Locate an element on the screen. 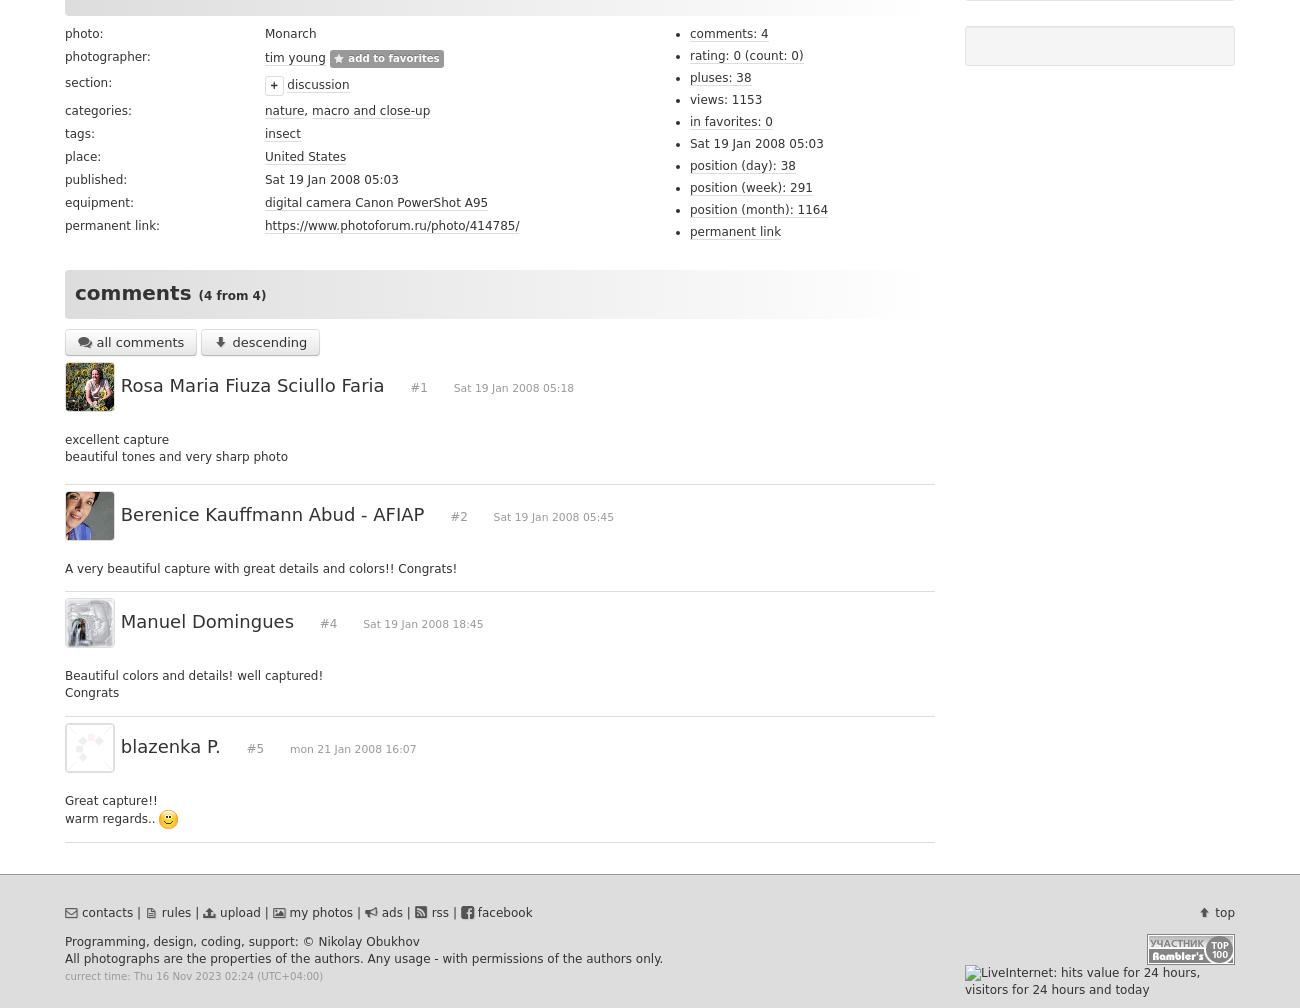  '(4 from 4)' is located at coordinates (231, 296).